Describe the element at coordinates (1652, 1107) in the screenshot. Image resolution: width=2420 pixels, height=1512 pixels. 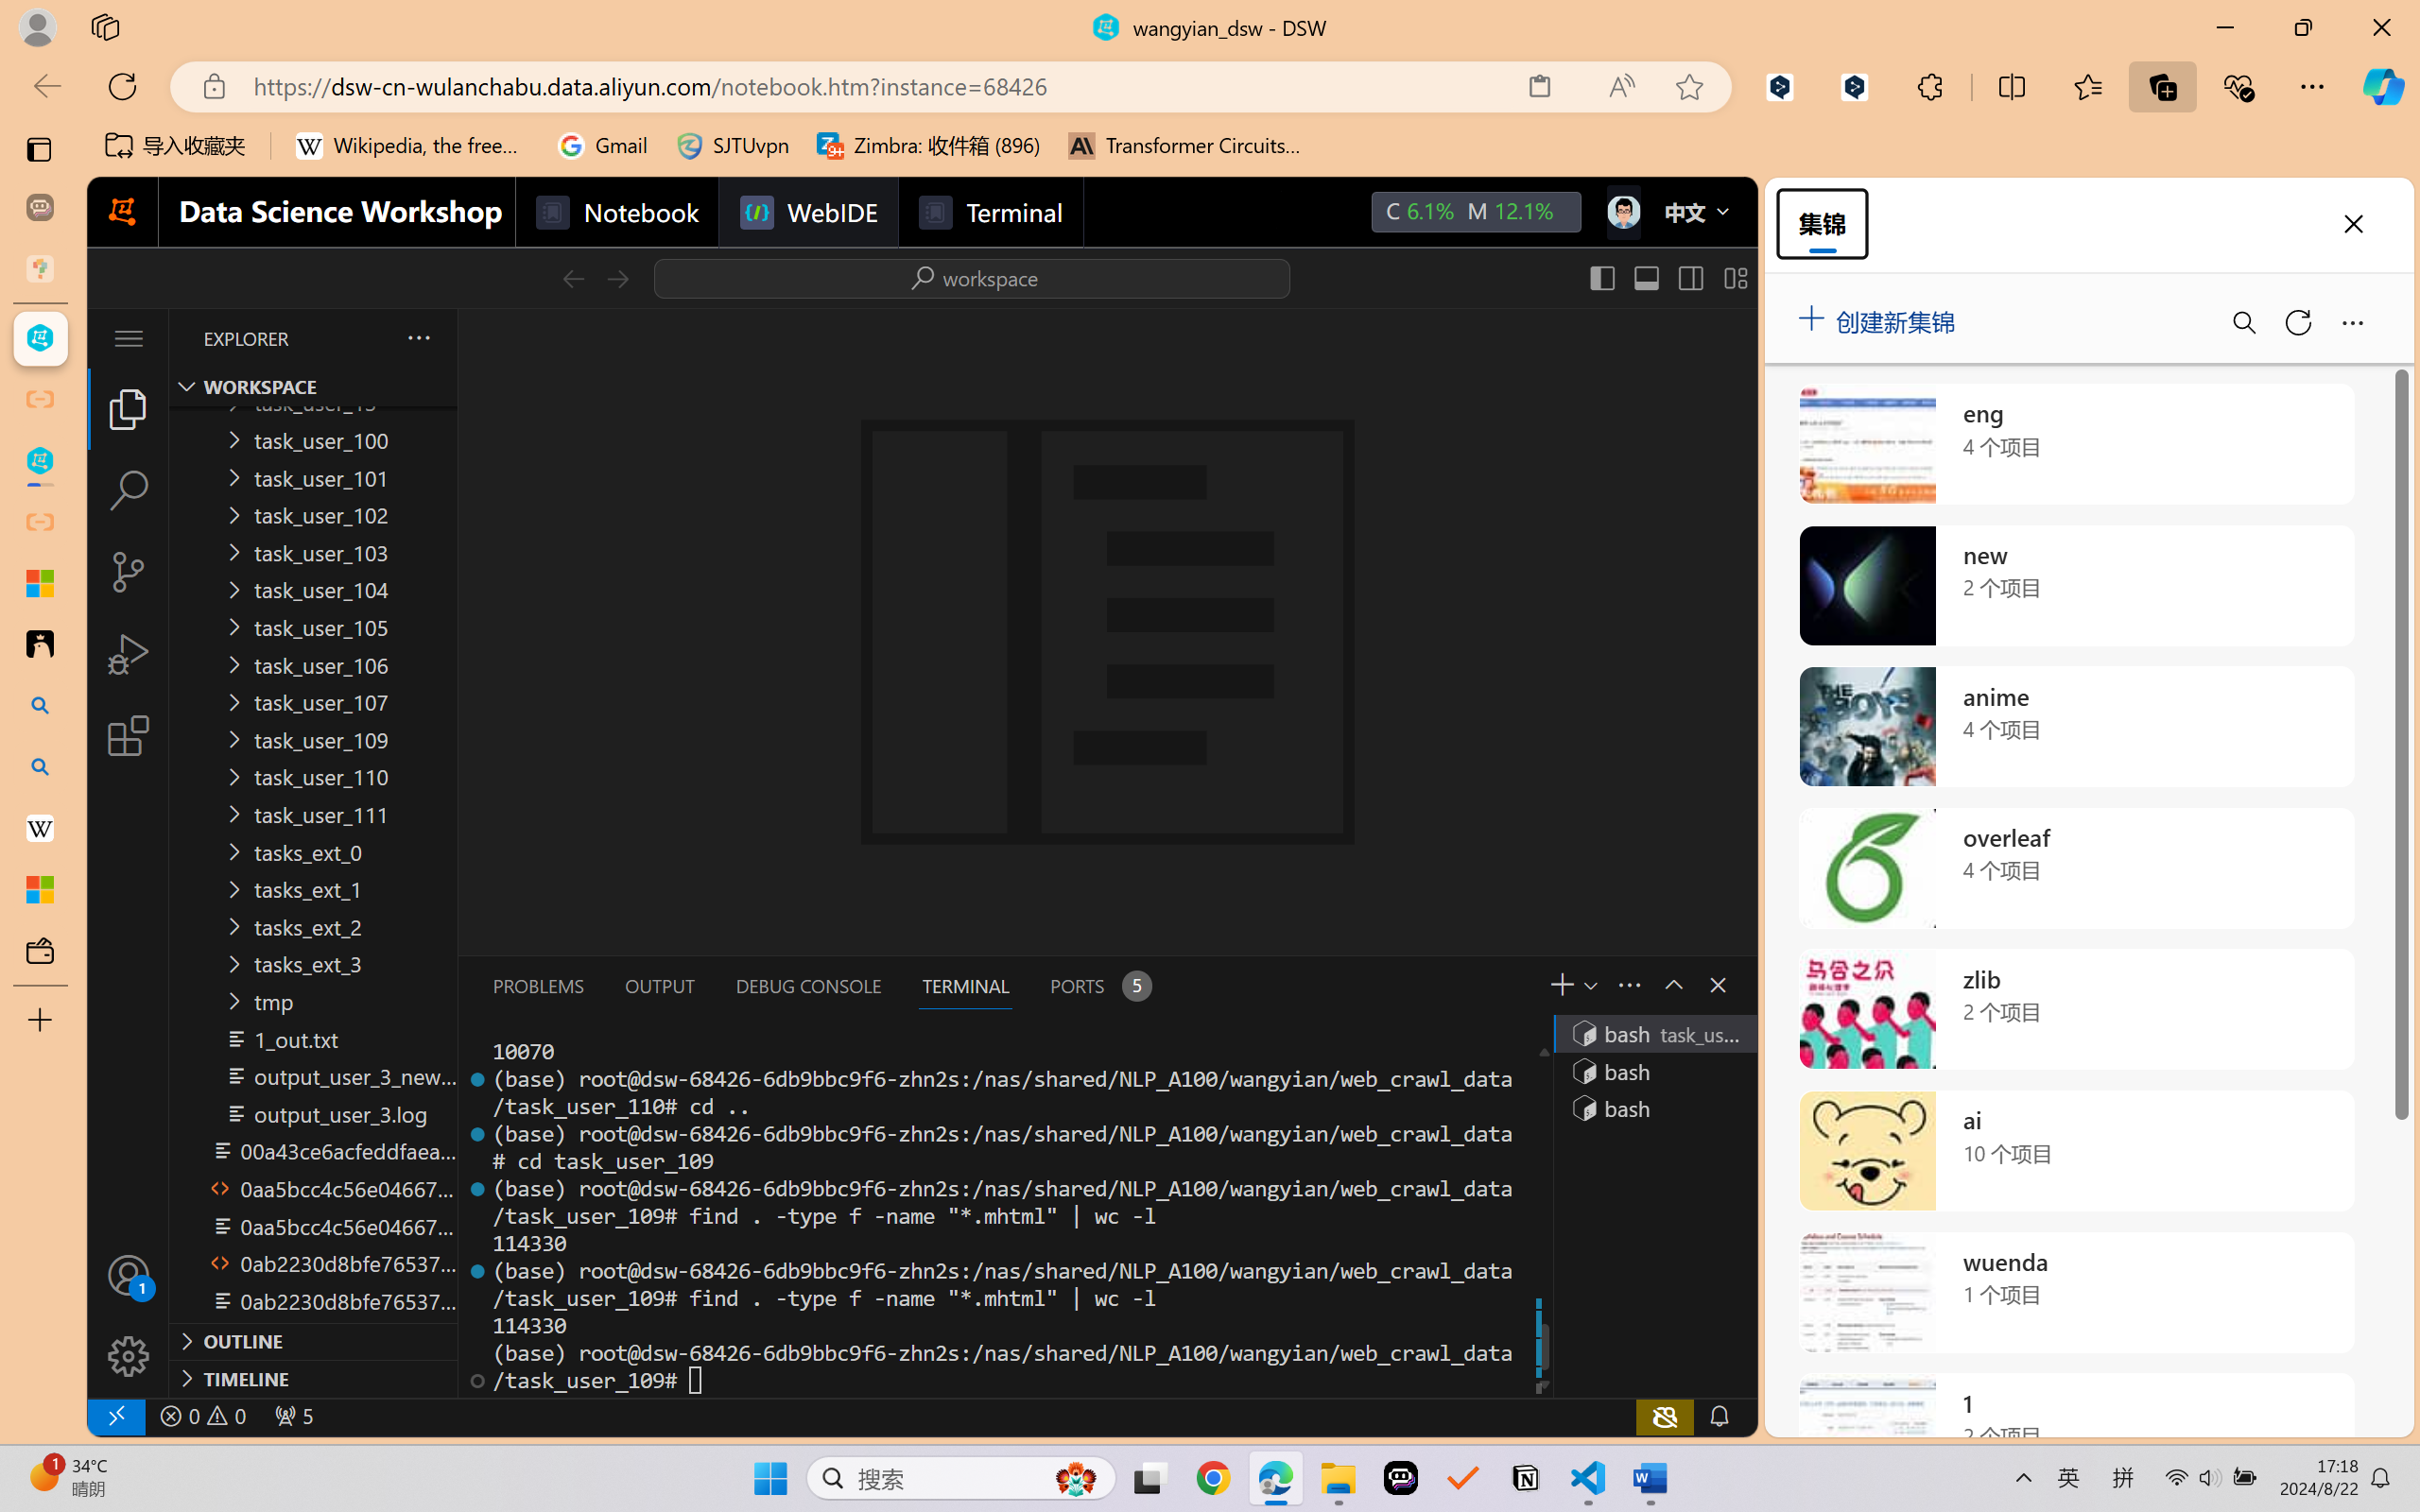
I see `'Terminal 3 bash'` at that location.